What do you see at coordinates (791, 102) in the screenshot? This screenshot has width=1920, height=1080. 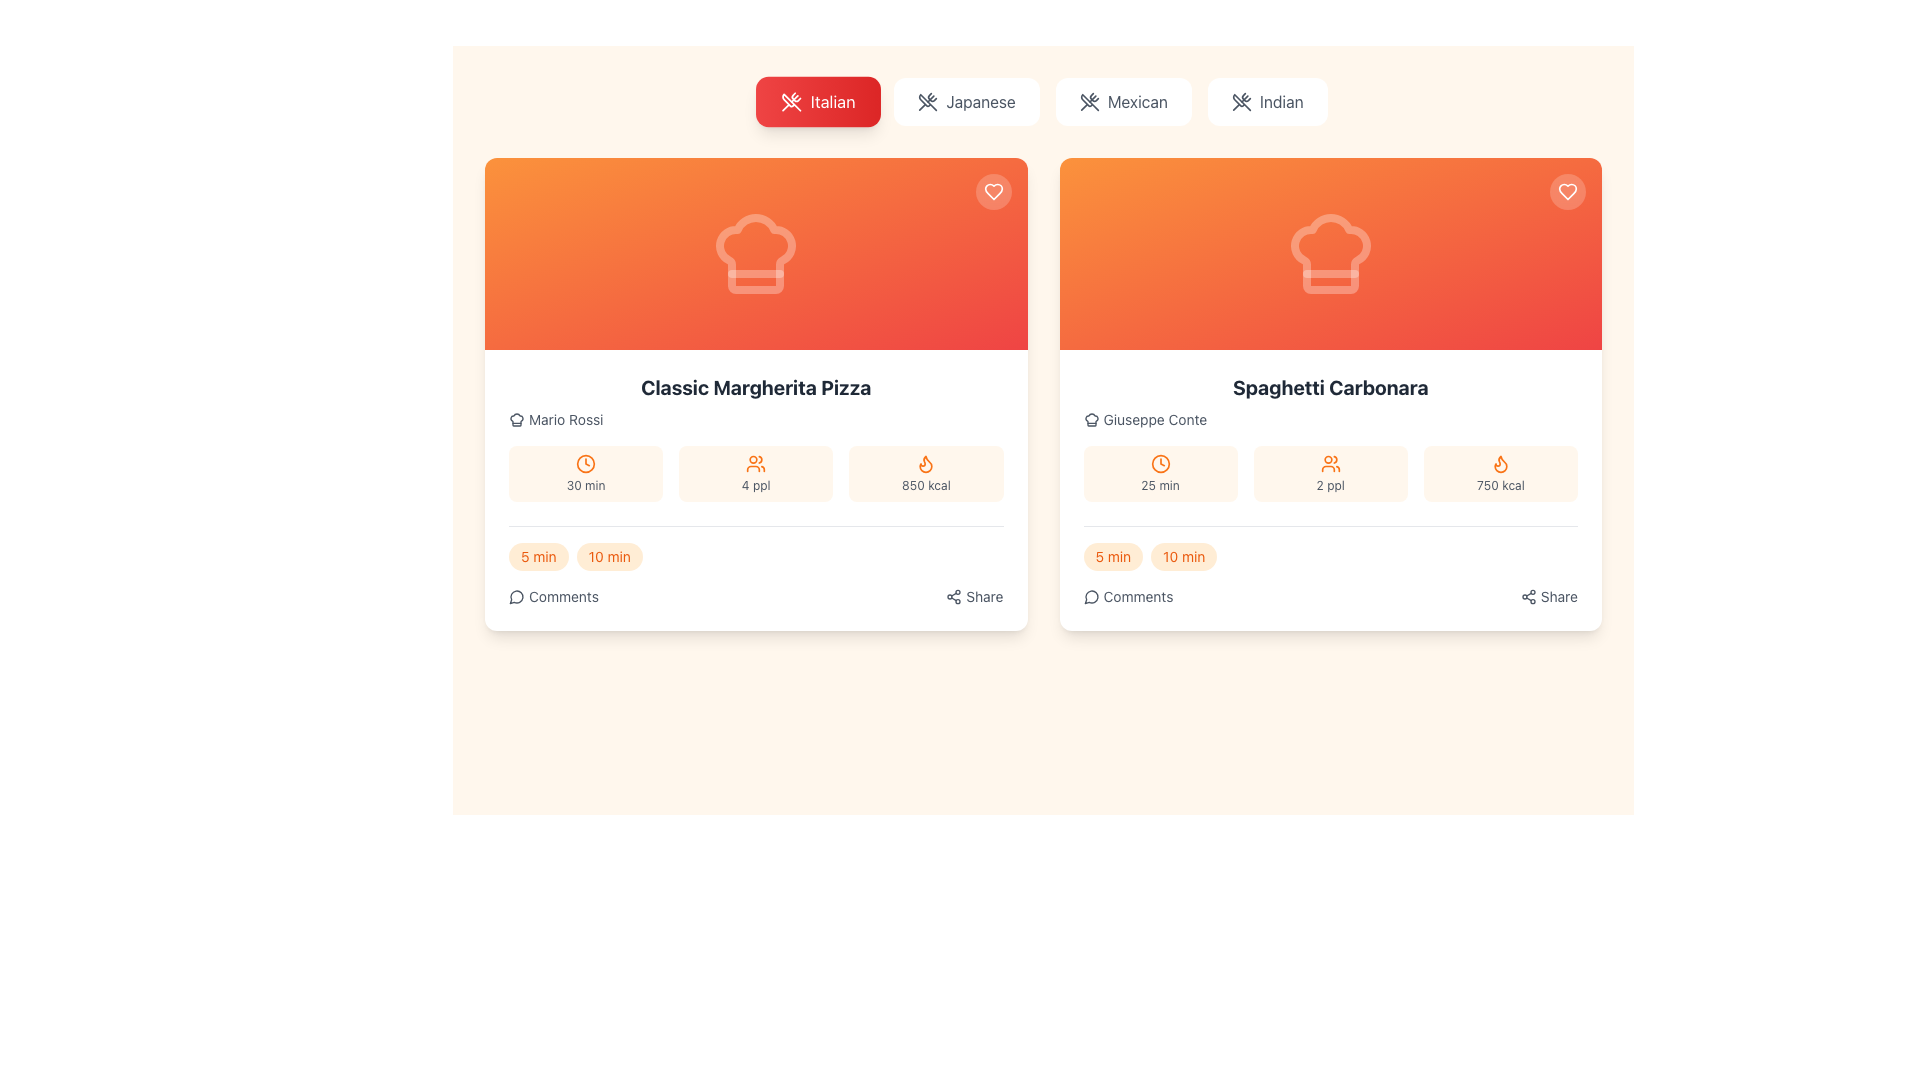 I see `the 'Italian' category button by clicking on the center of the button, which features a crossed utensils icon` at bounding box center [791, 102].